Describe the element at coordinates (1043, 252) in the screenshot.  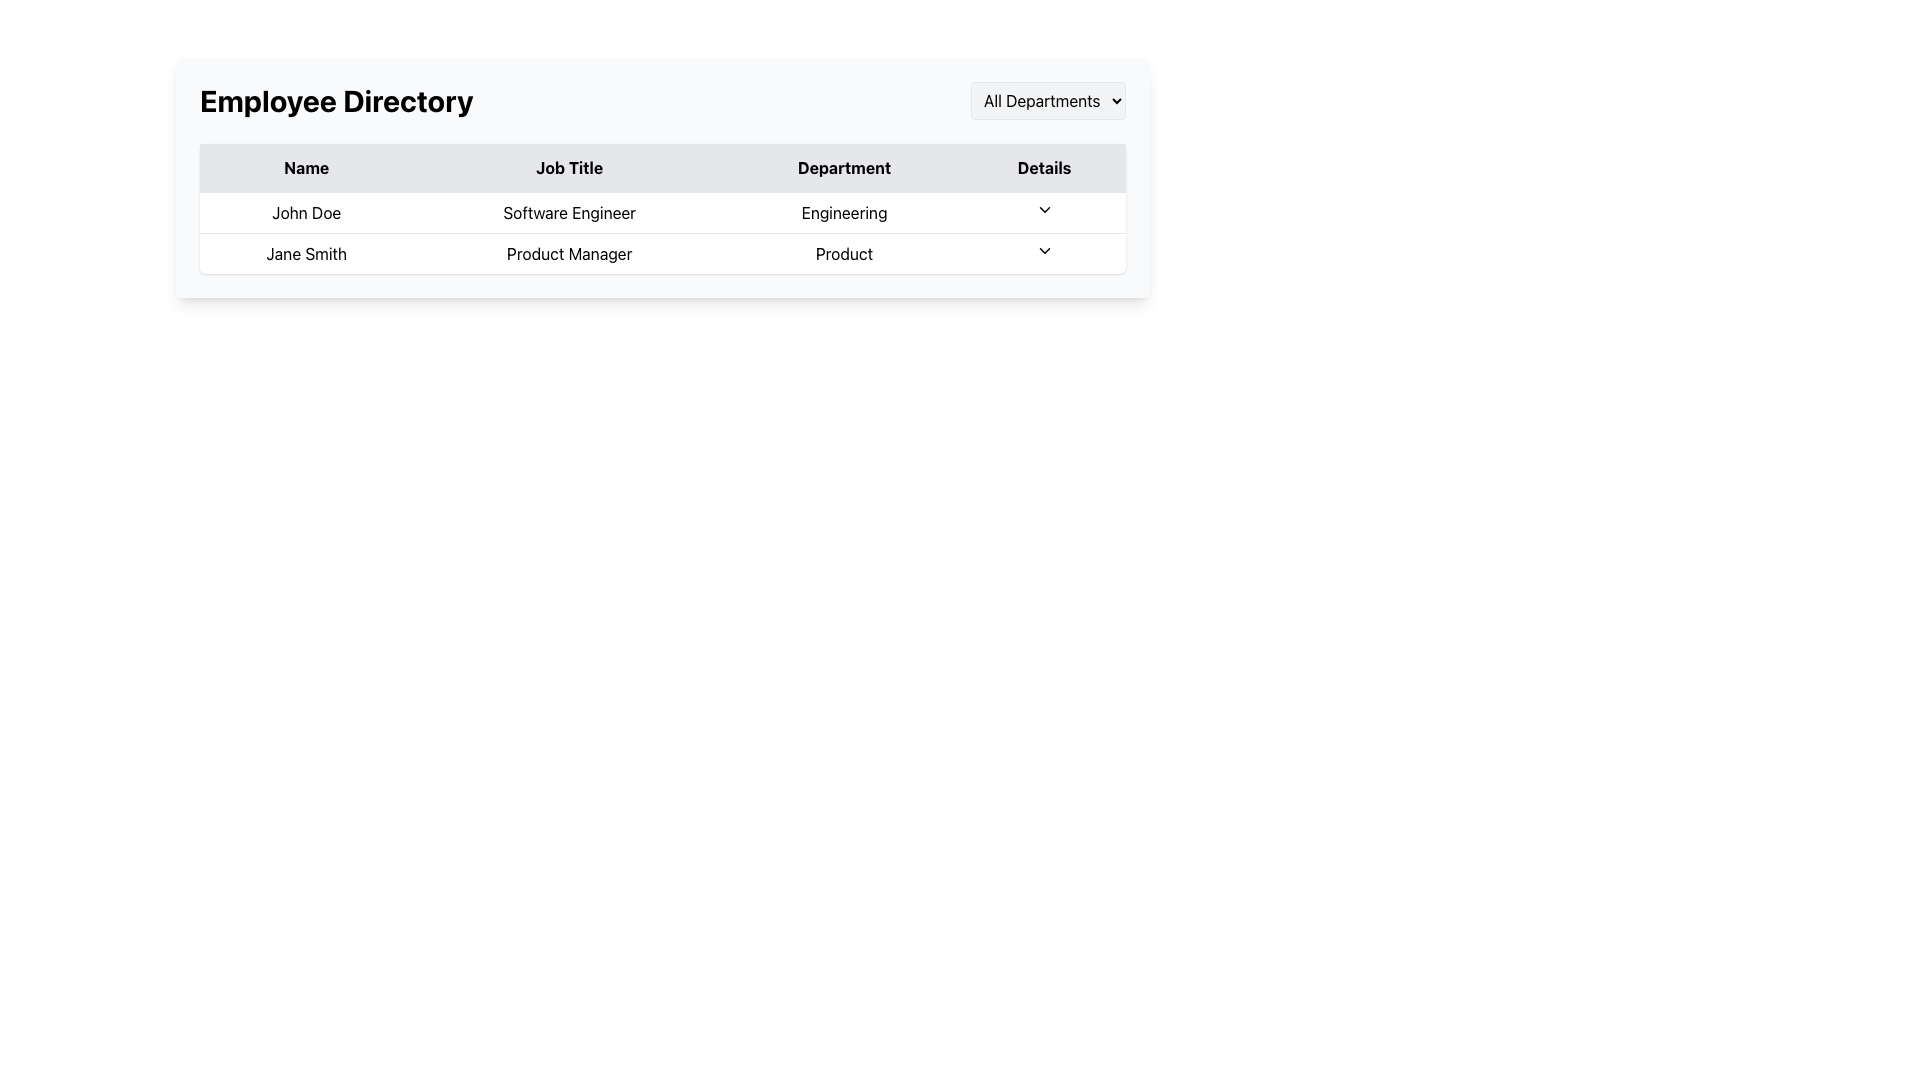
I see `the downward-pointing triangle icon at the far right of the 'Jane Smith Product Manager Product' row` at that location.